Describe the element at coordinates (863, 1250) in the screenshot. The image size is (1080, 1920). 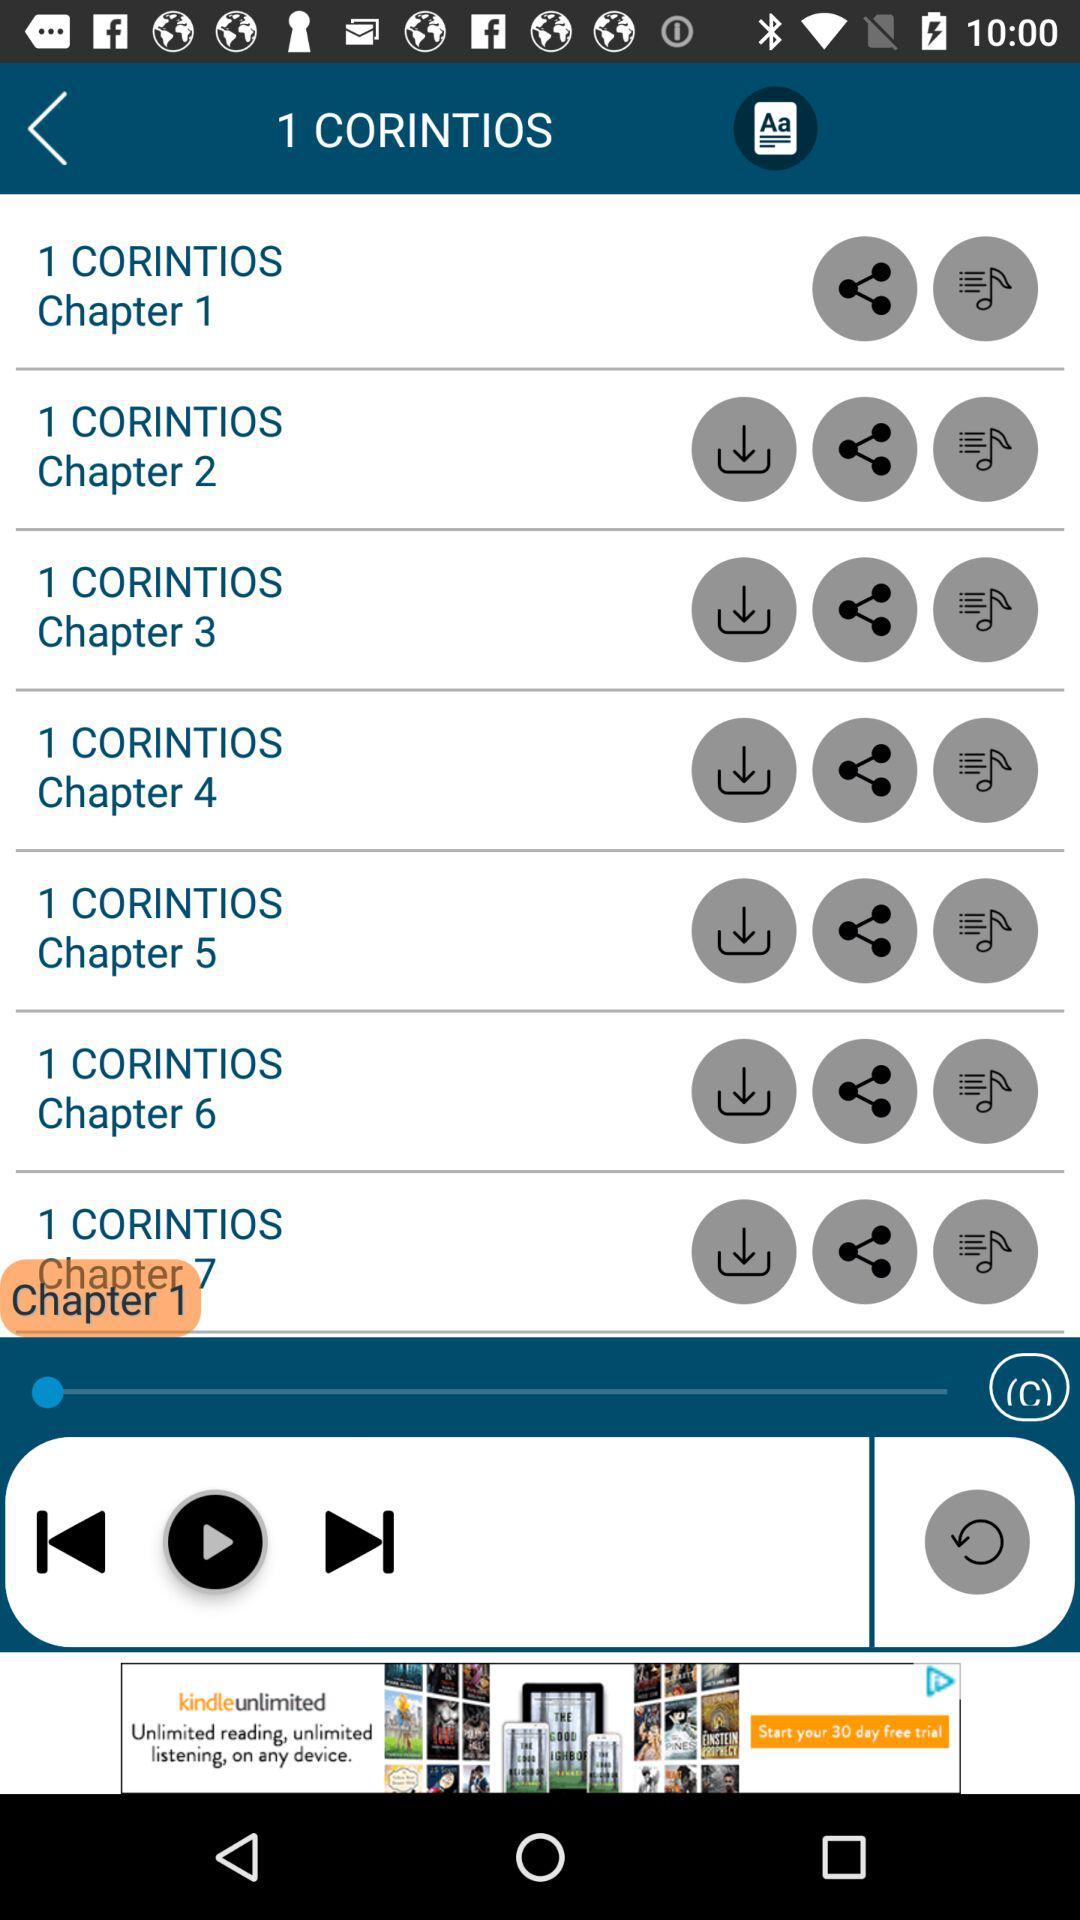
I see `share the chapter` at that location.